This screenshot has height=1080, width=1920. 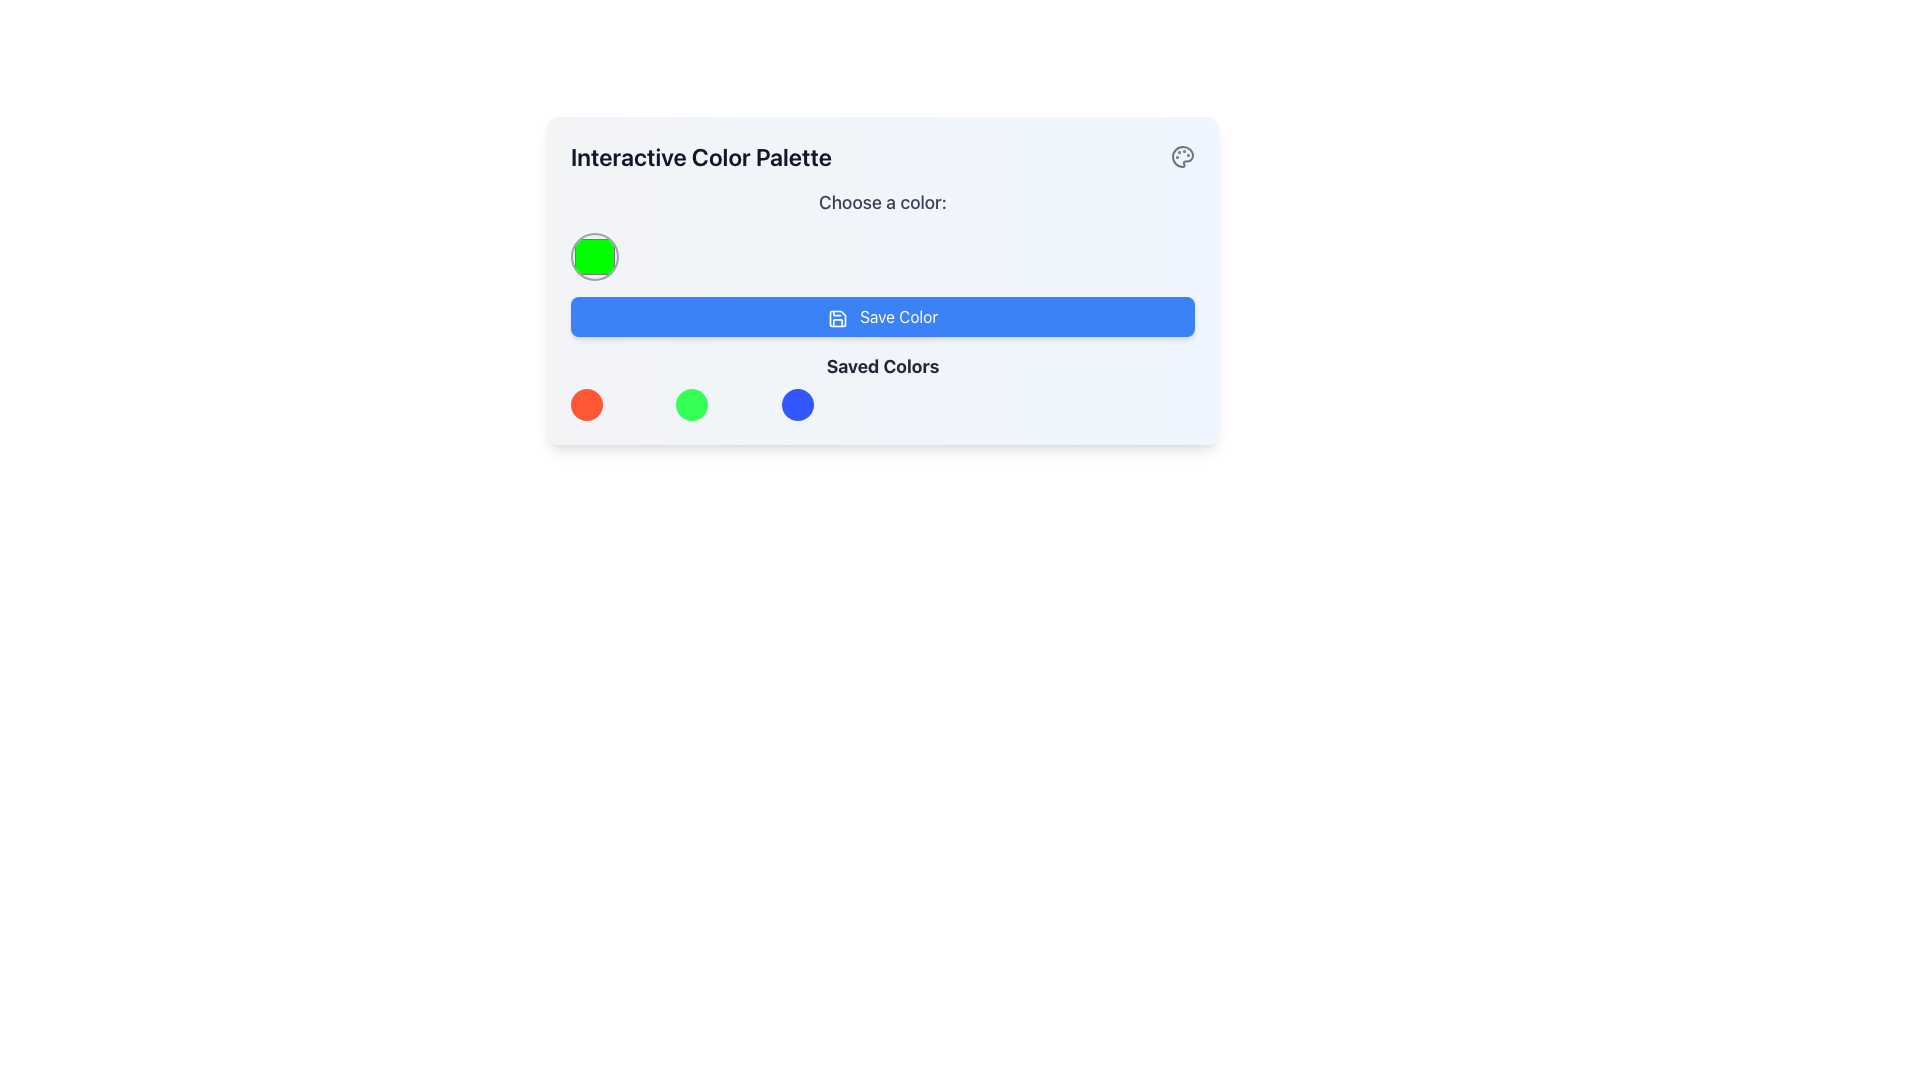 I want to click on the save button located below the text 'Choose a color:' and above the title 'Saved Colors', so click(x=882, y=304).